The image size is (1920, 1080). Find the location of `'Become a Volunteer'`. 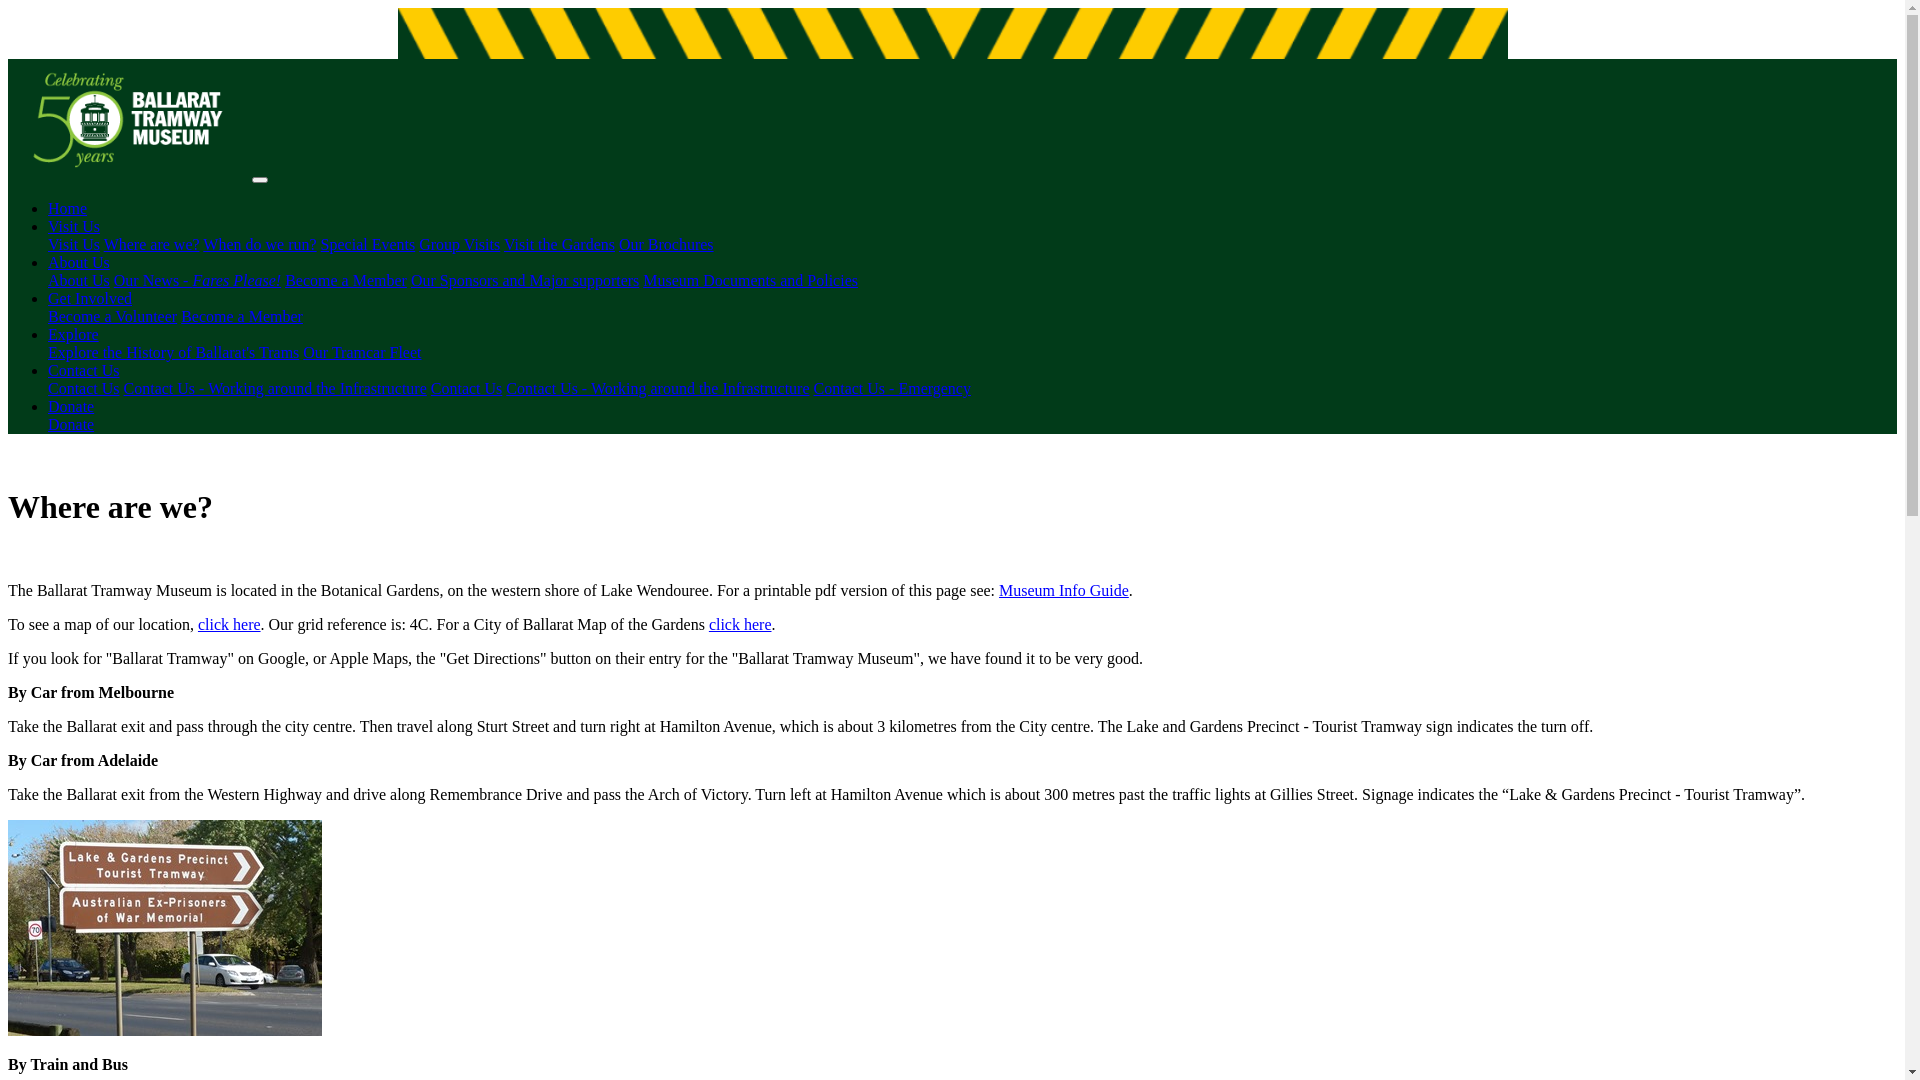

'Become a Volunteer' is located at coordinates (111, 315).